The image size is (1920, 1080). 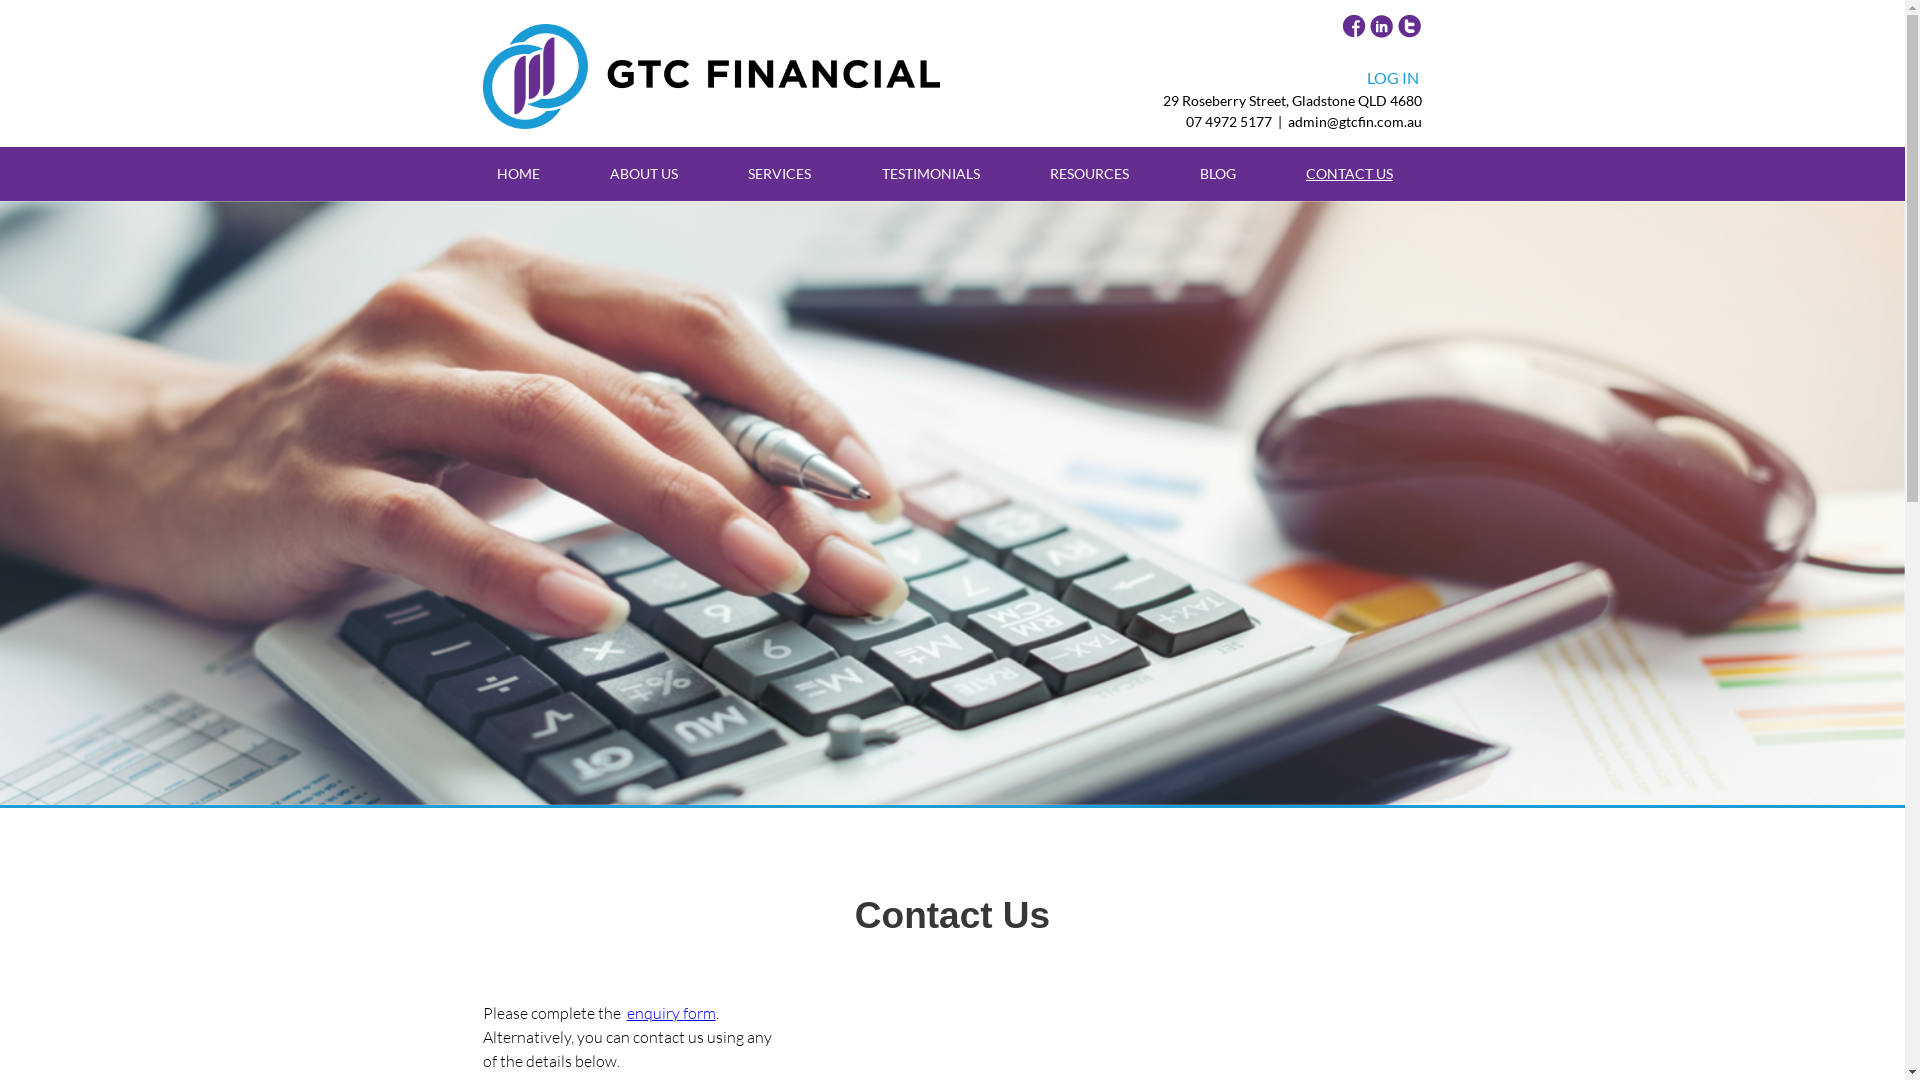 What do you see at coordinates (517, 172) in the screenshot?
I see `'HOME'` at bounding box center [517, 172].